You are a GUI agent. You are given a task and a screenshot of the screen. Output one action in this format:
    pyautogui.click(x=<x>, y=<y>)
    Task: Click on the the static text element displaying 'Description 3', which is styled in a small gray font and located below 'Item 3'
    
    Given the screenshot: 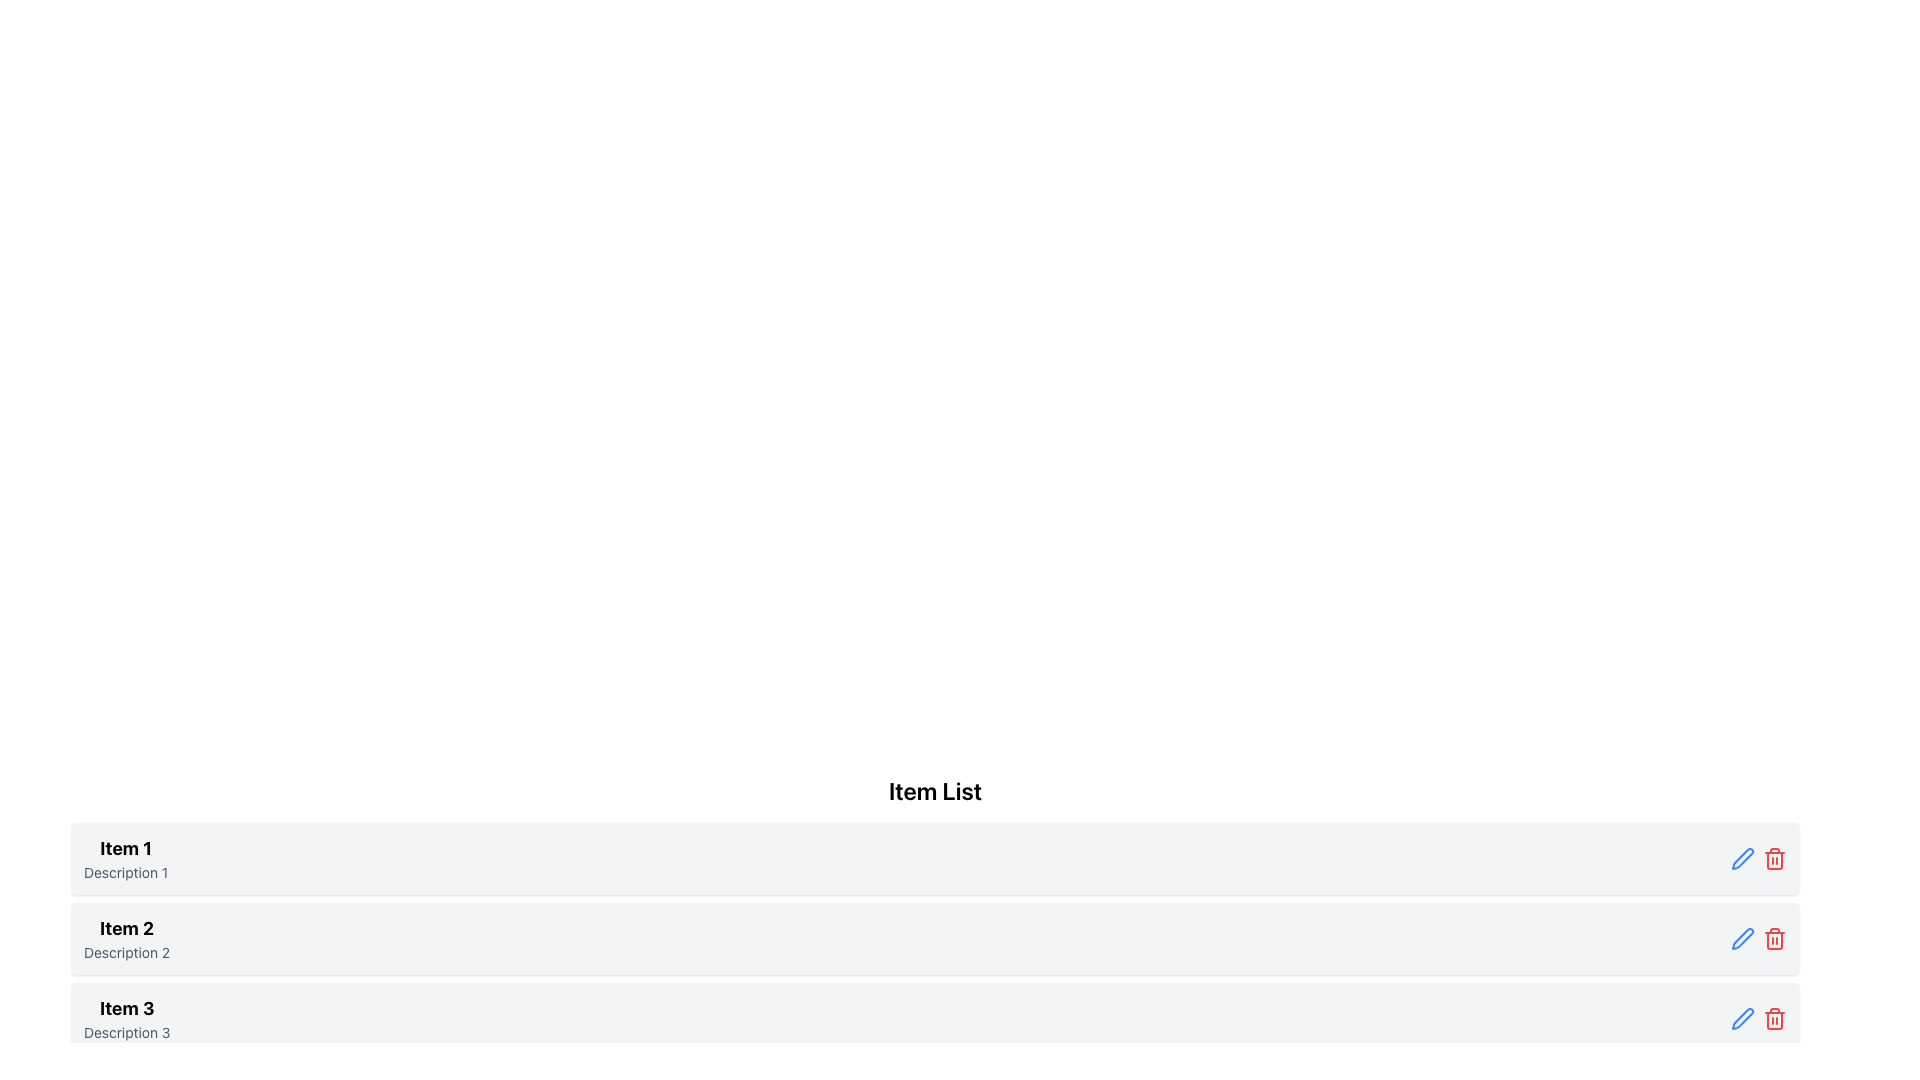 What is the action you would take?
    pyautogui.click(x=126, y=1033)
    